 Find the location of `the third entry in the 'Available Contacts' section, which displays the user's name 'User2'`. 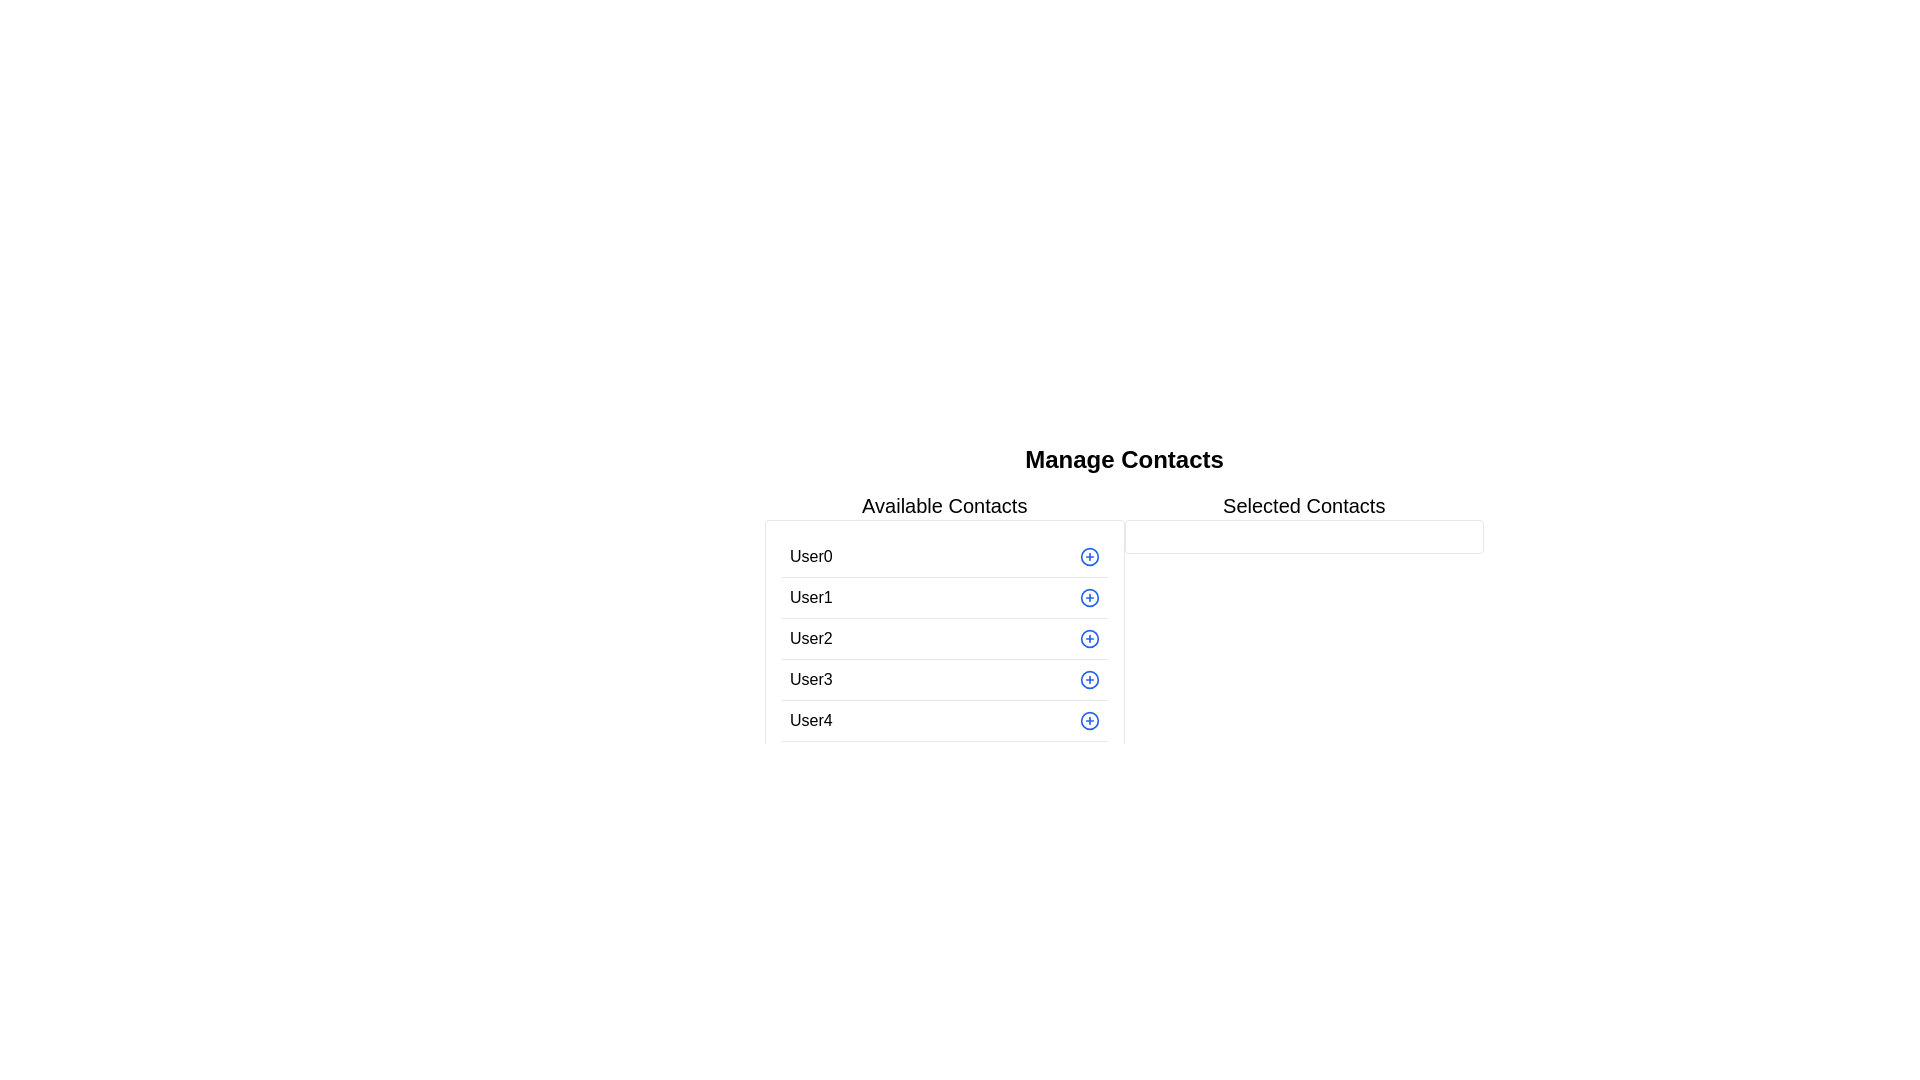

the third entry in the 'Available Contacts' section, which displays the user's name 'User2' is located at coordinates (943, 639).